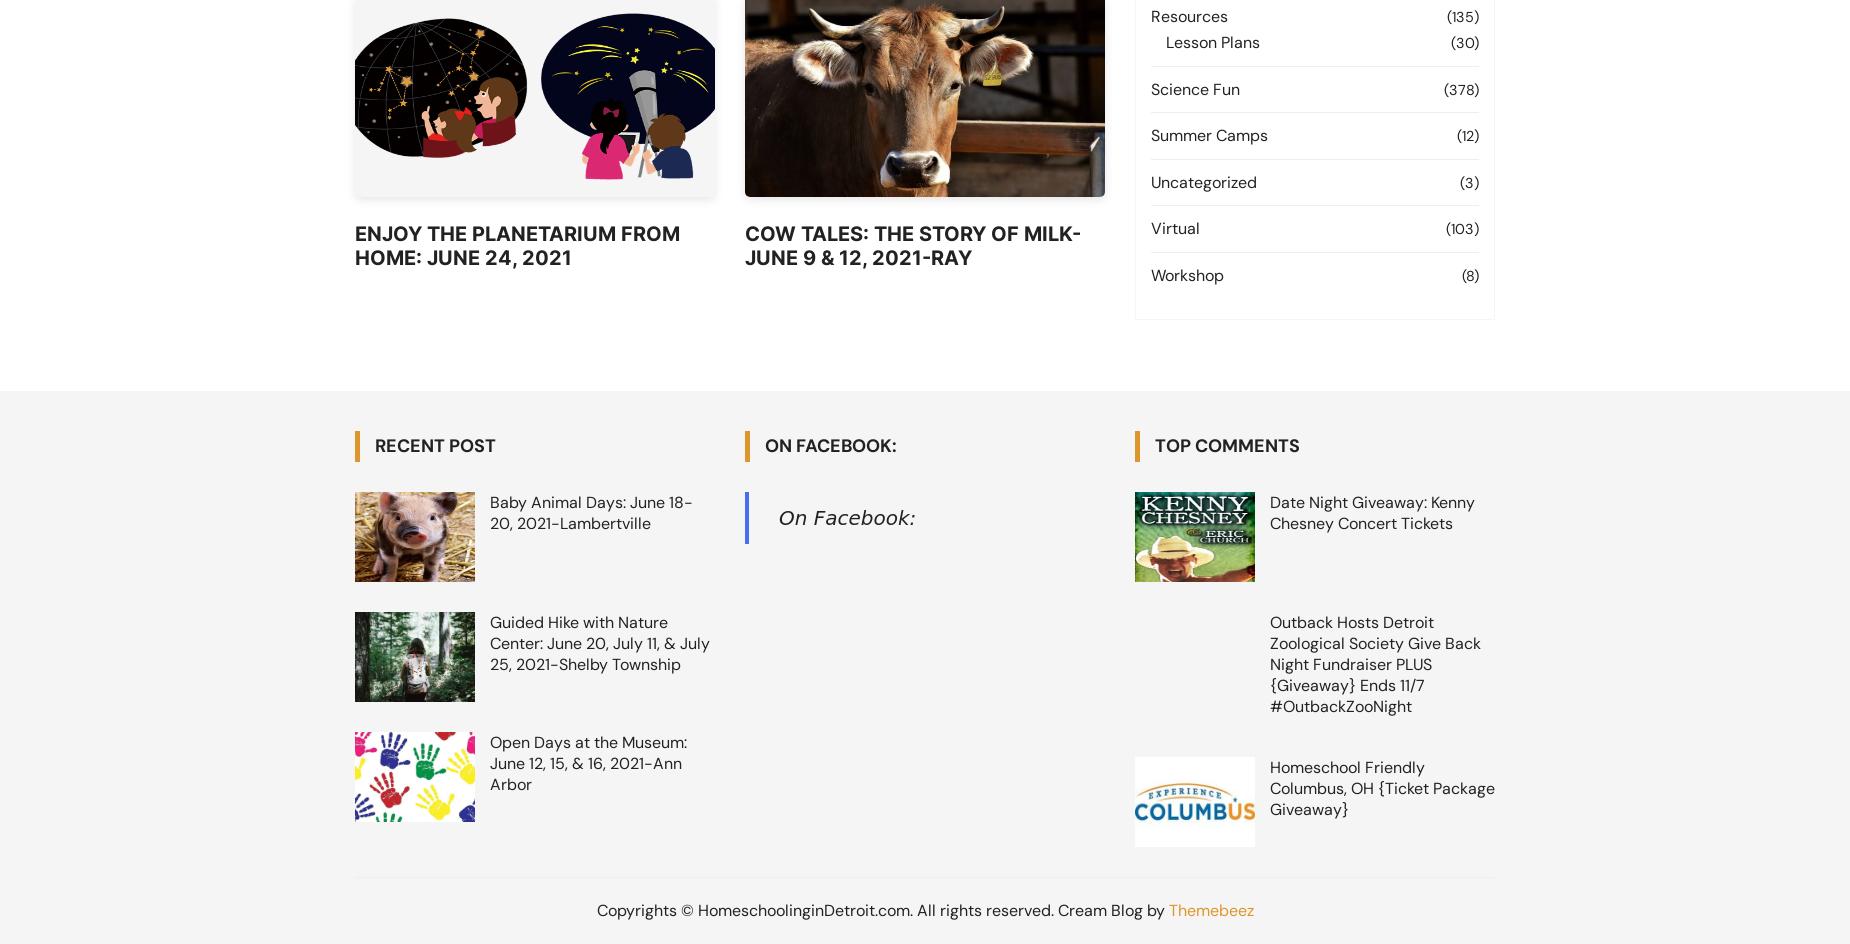  I want to click on 'Top comments', so click(1226, 444).